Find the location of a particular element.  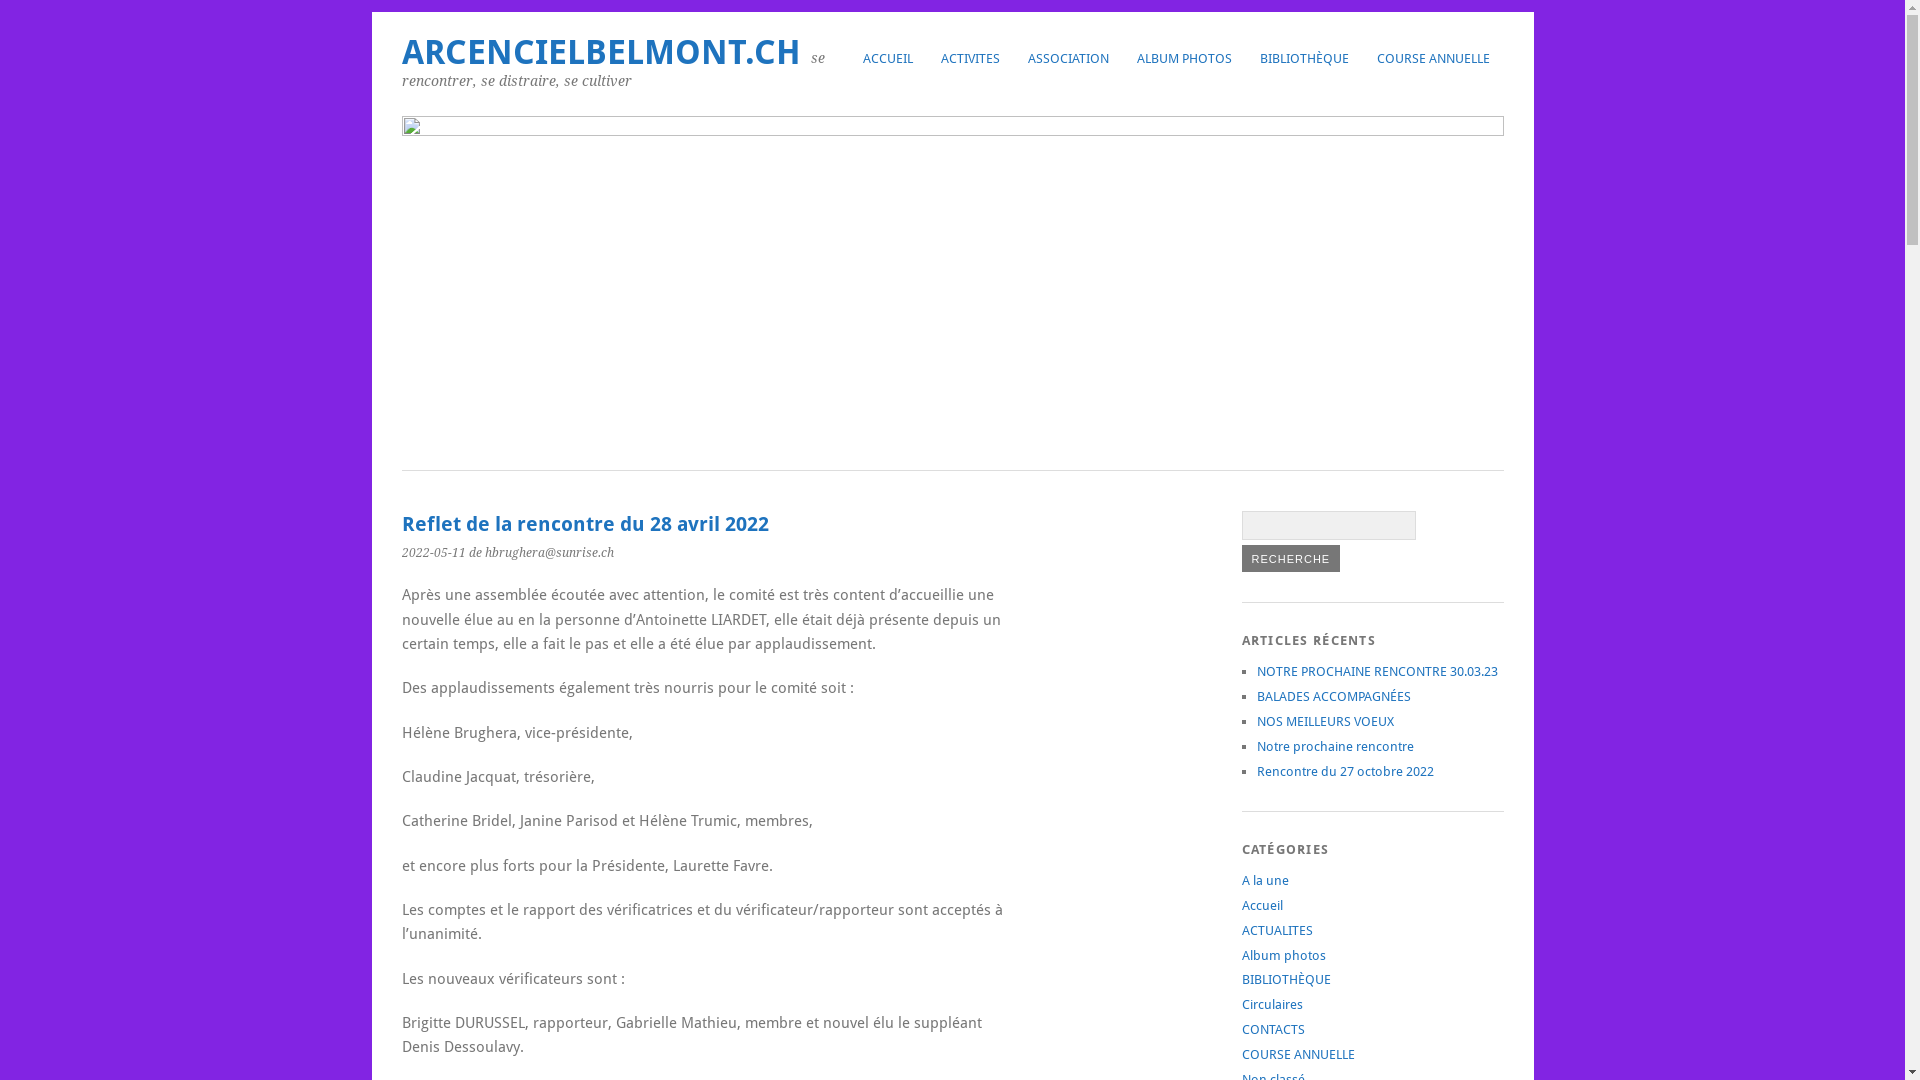

'Recherche' is located at coordinates (1291, 558).